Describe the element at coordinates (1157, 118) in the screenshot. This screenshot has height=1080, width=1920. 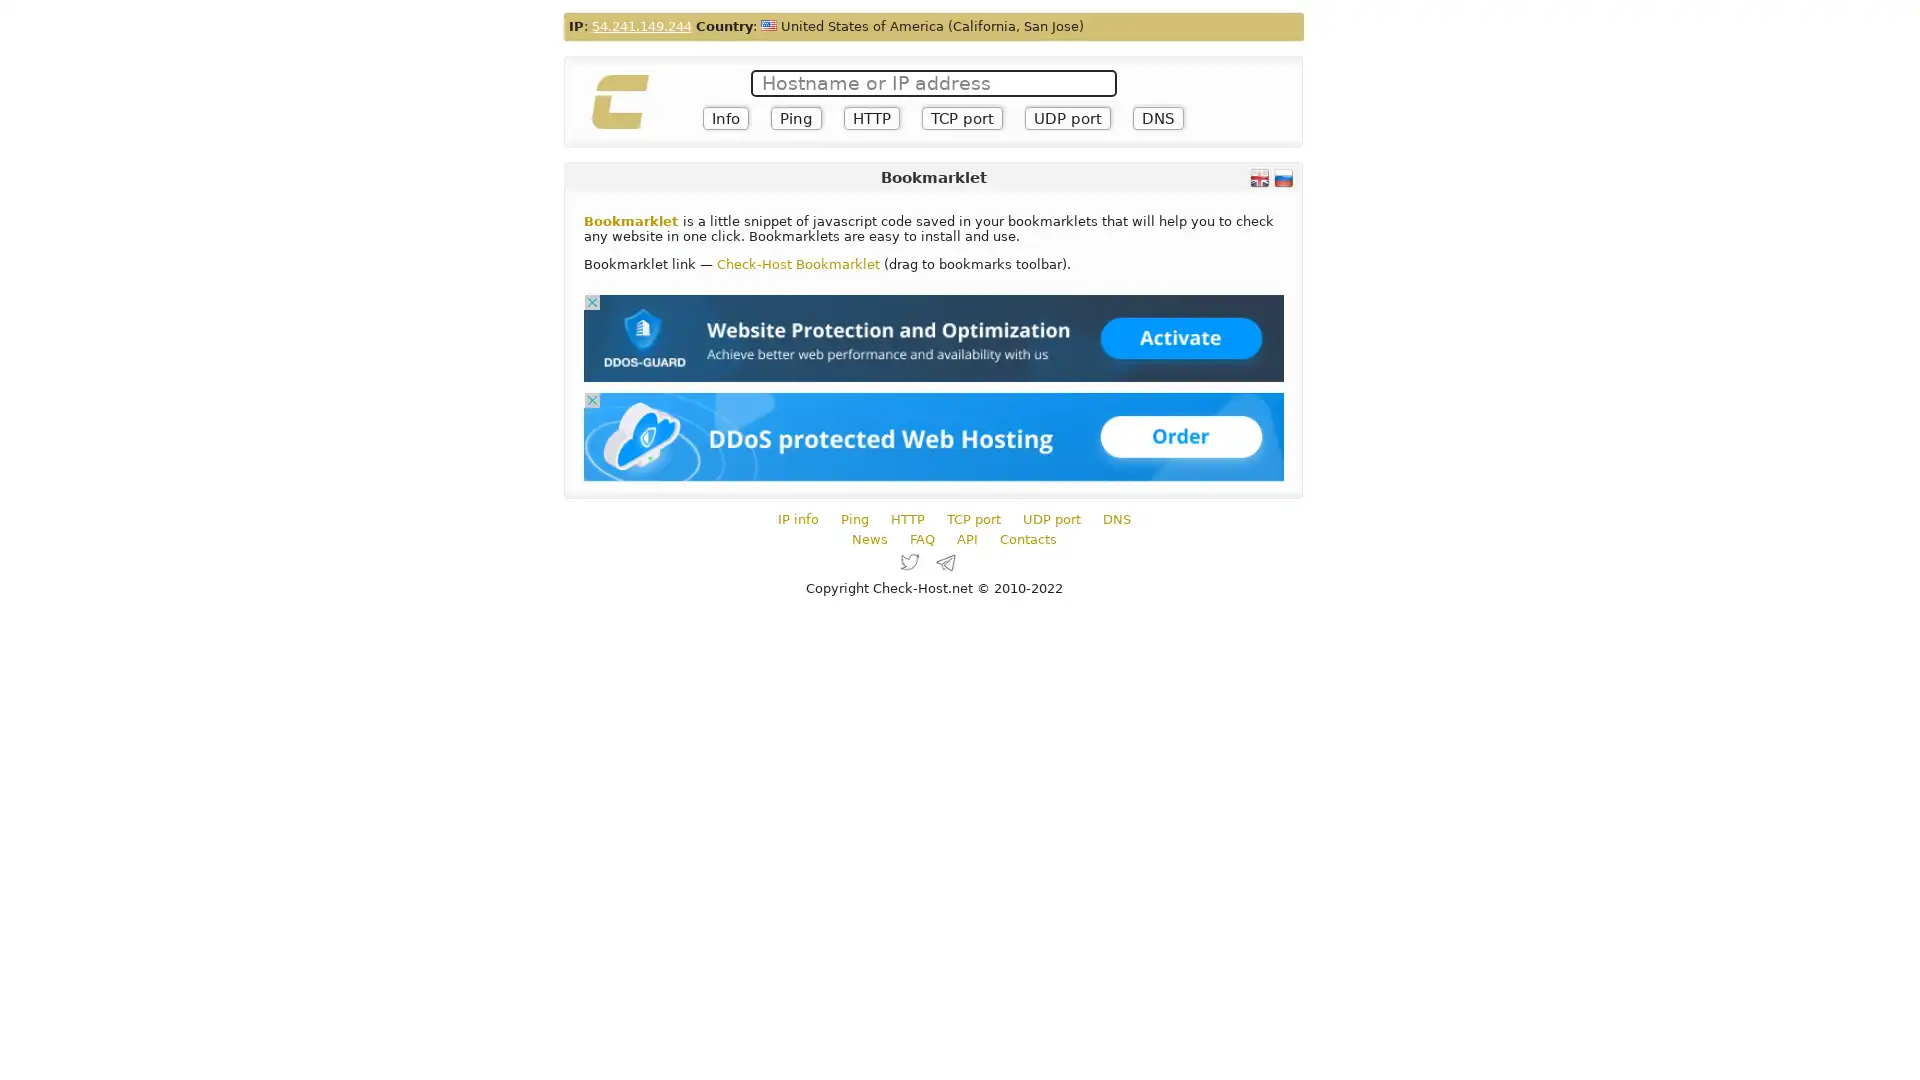
I see `DNS` at that location.